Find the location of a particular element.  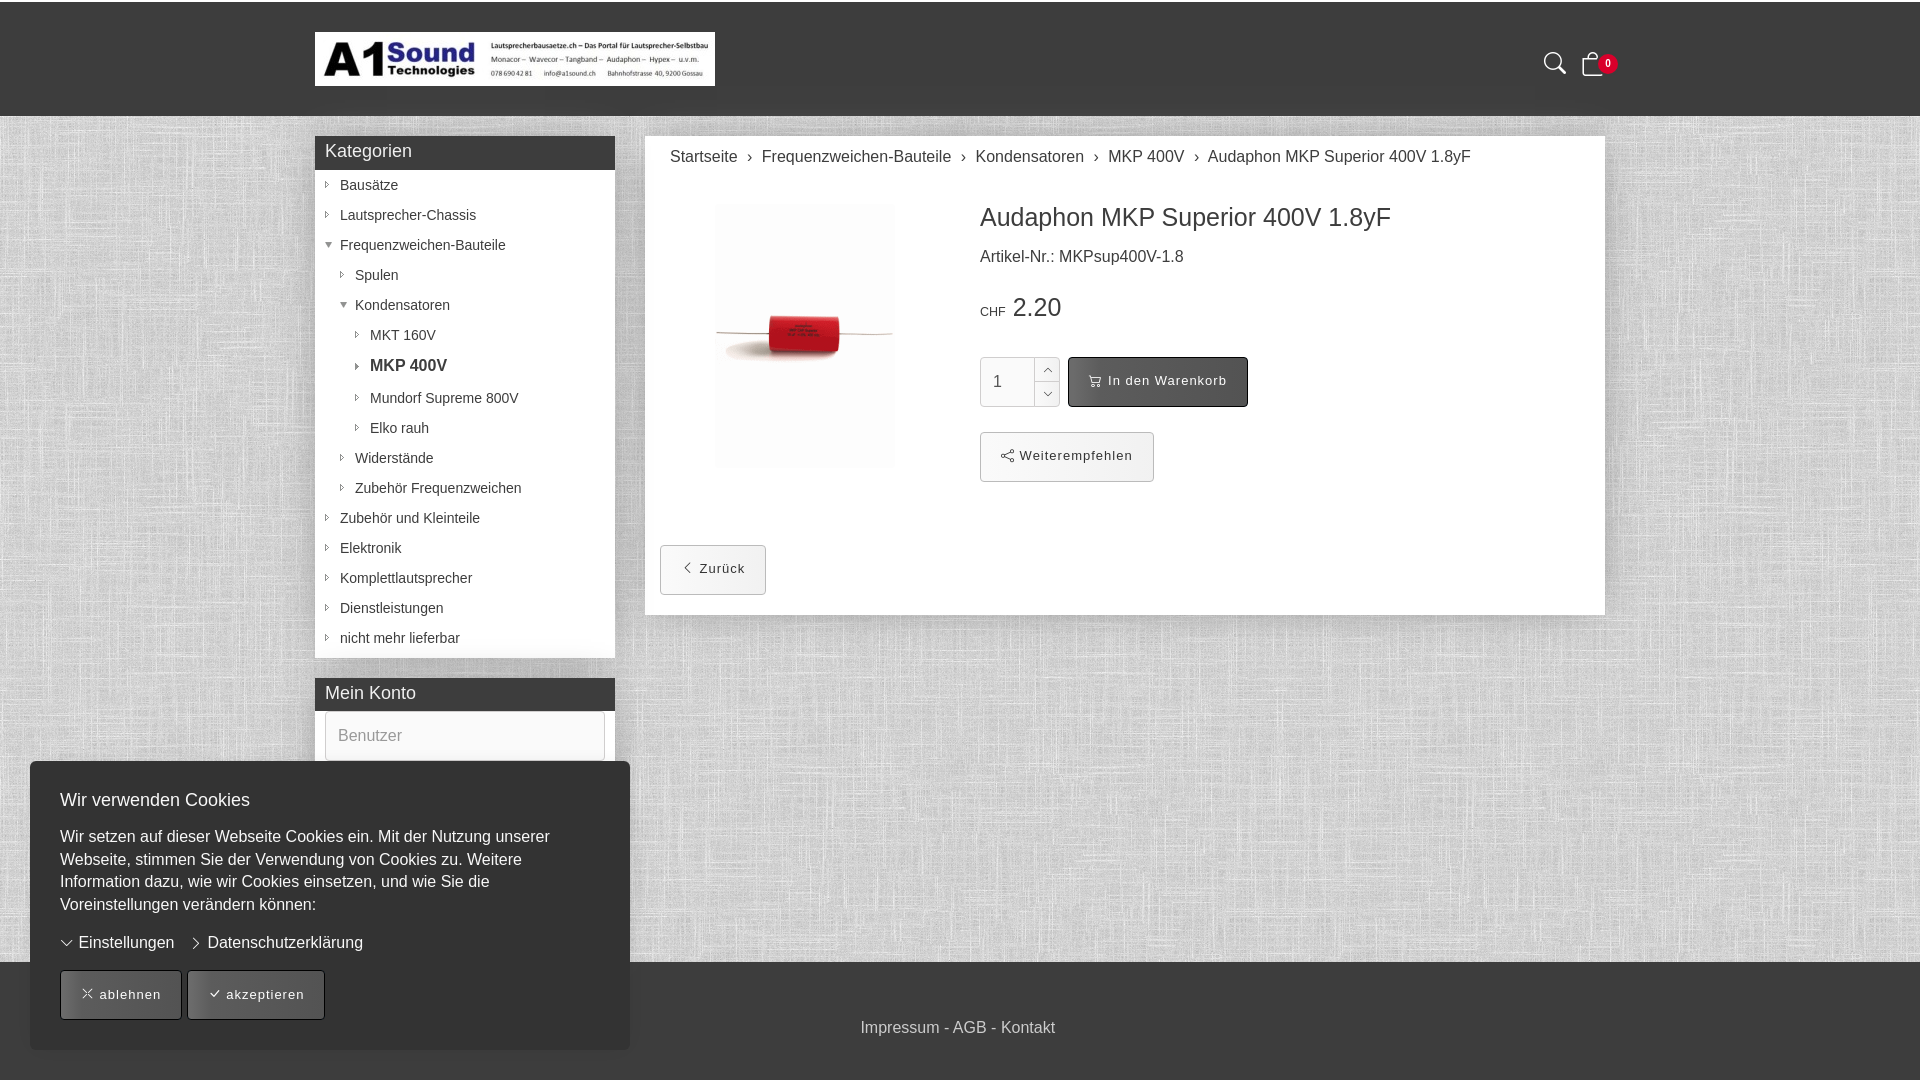

'akzeptieren' is located at coordinates (255, 995).